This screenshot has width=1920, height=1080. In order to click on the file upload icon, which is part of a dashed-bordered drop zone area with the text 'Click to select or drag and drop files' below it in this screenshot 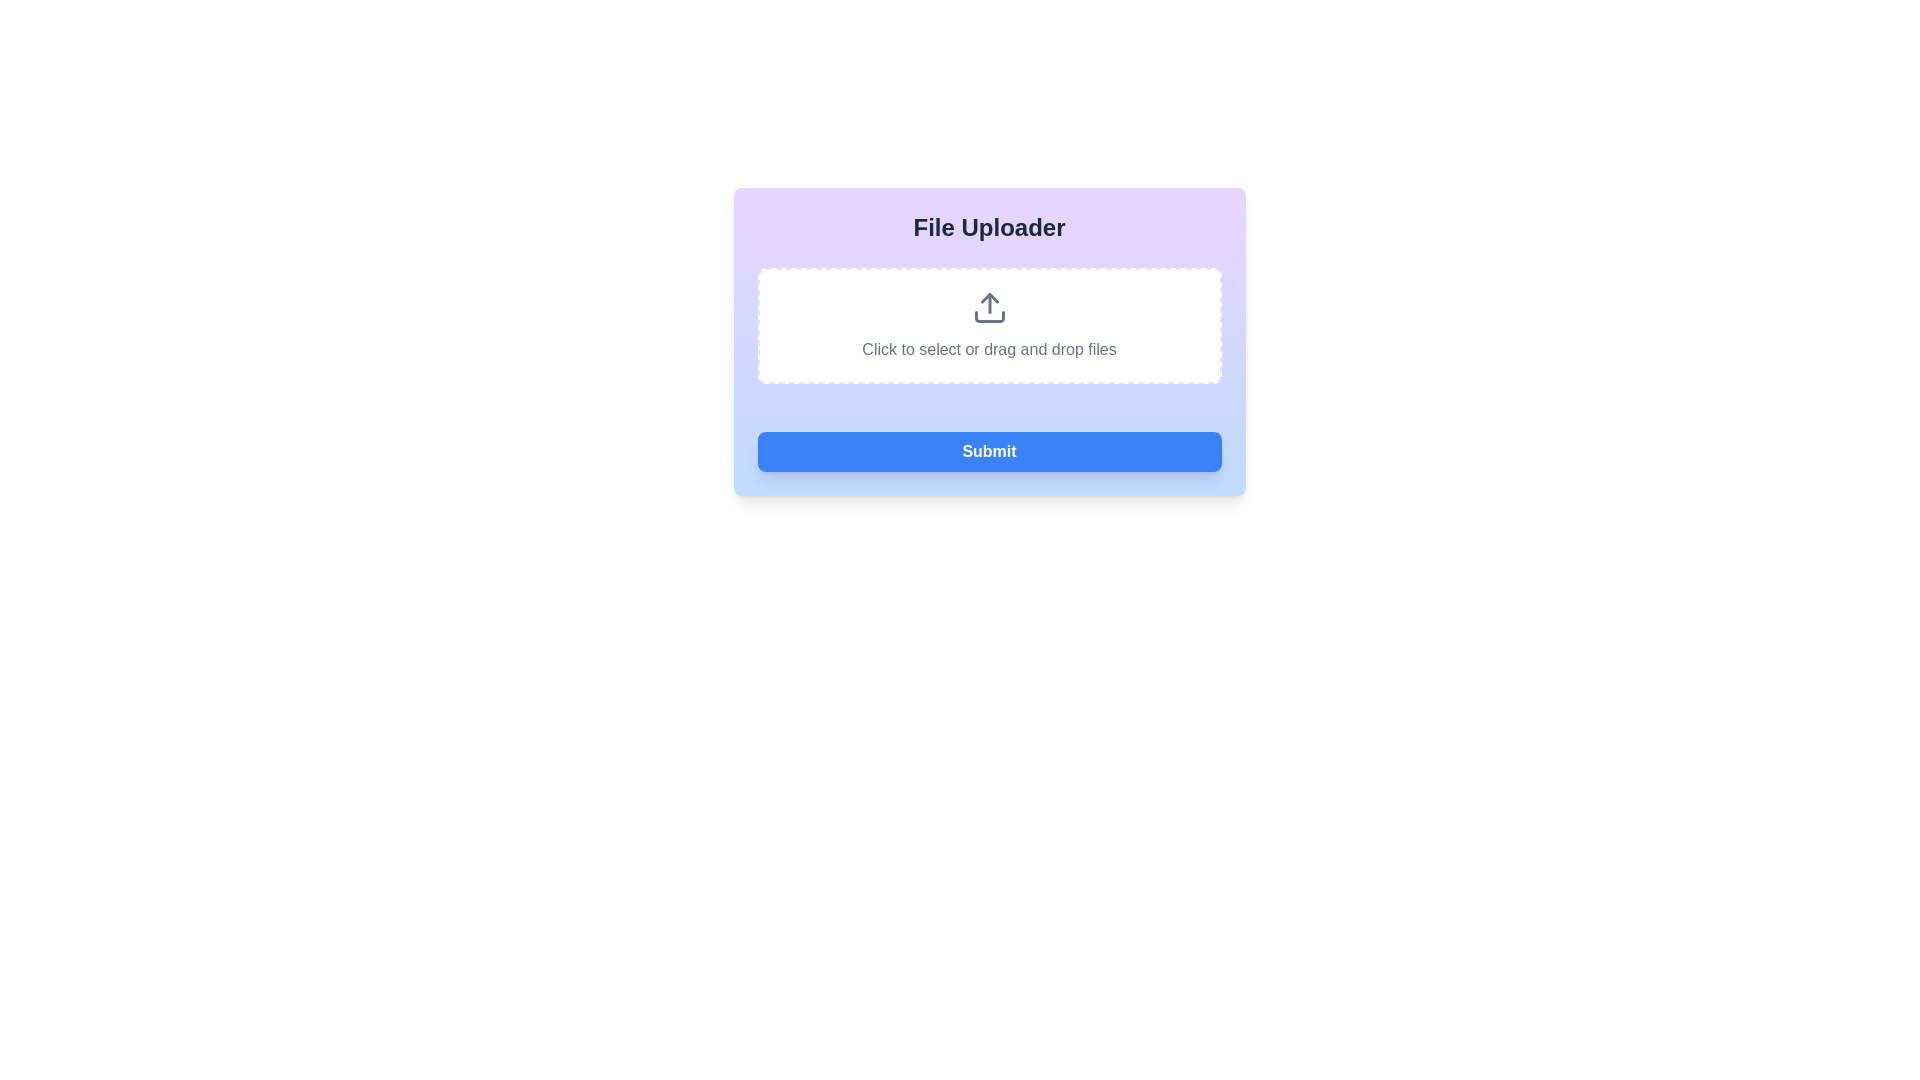, I will do `click(989, 308)`.